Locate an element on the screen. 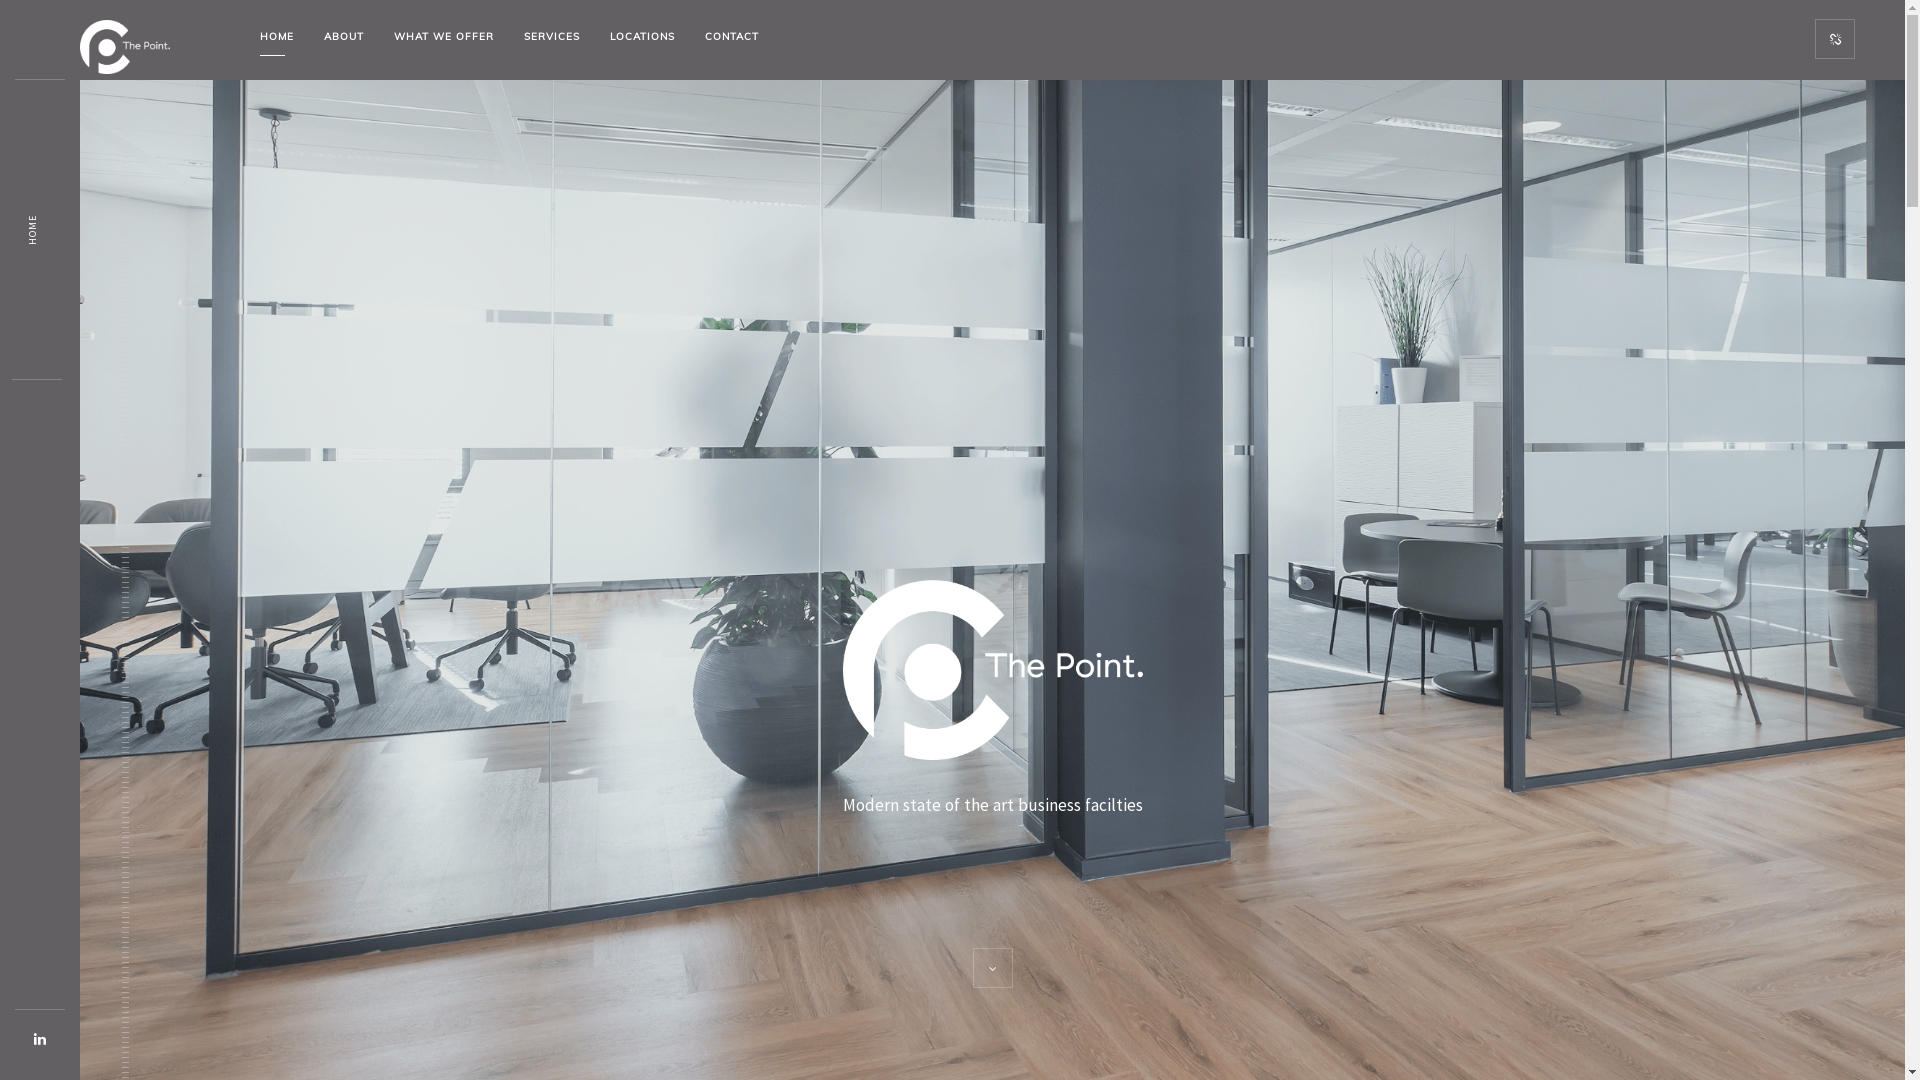 The height and width of the screenshot is (1080, 1920). 'HOME' is located at coordinates (276, 37).